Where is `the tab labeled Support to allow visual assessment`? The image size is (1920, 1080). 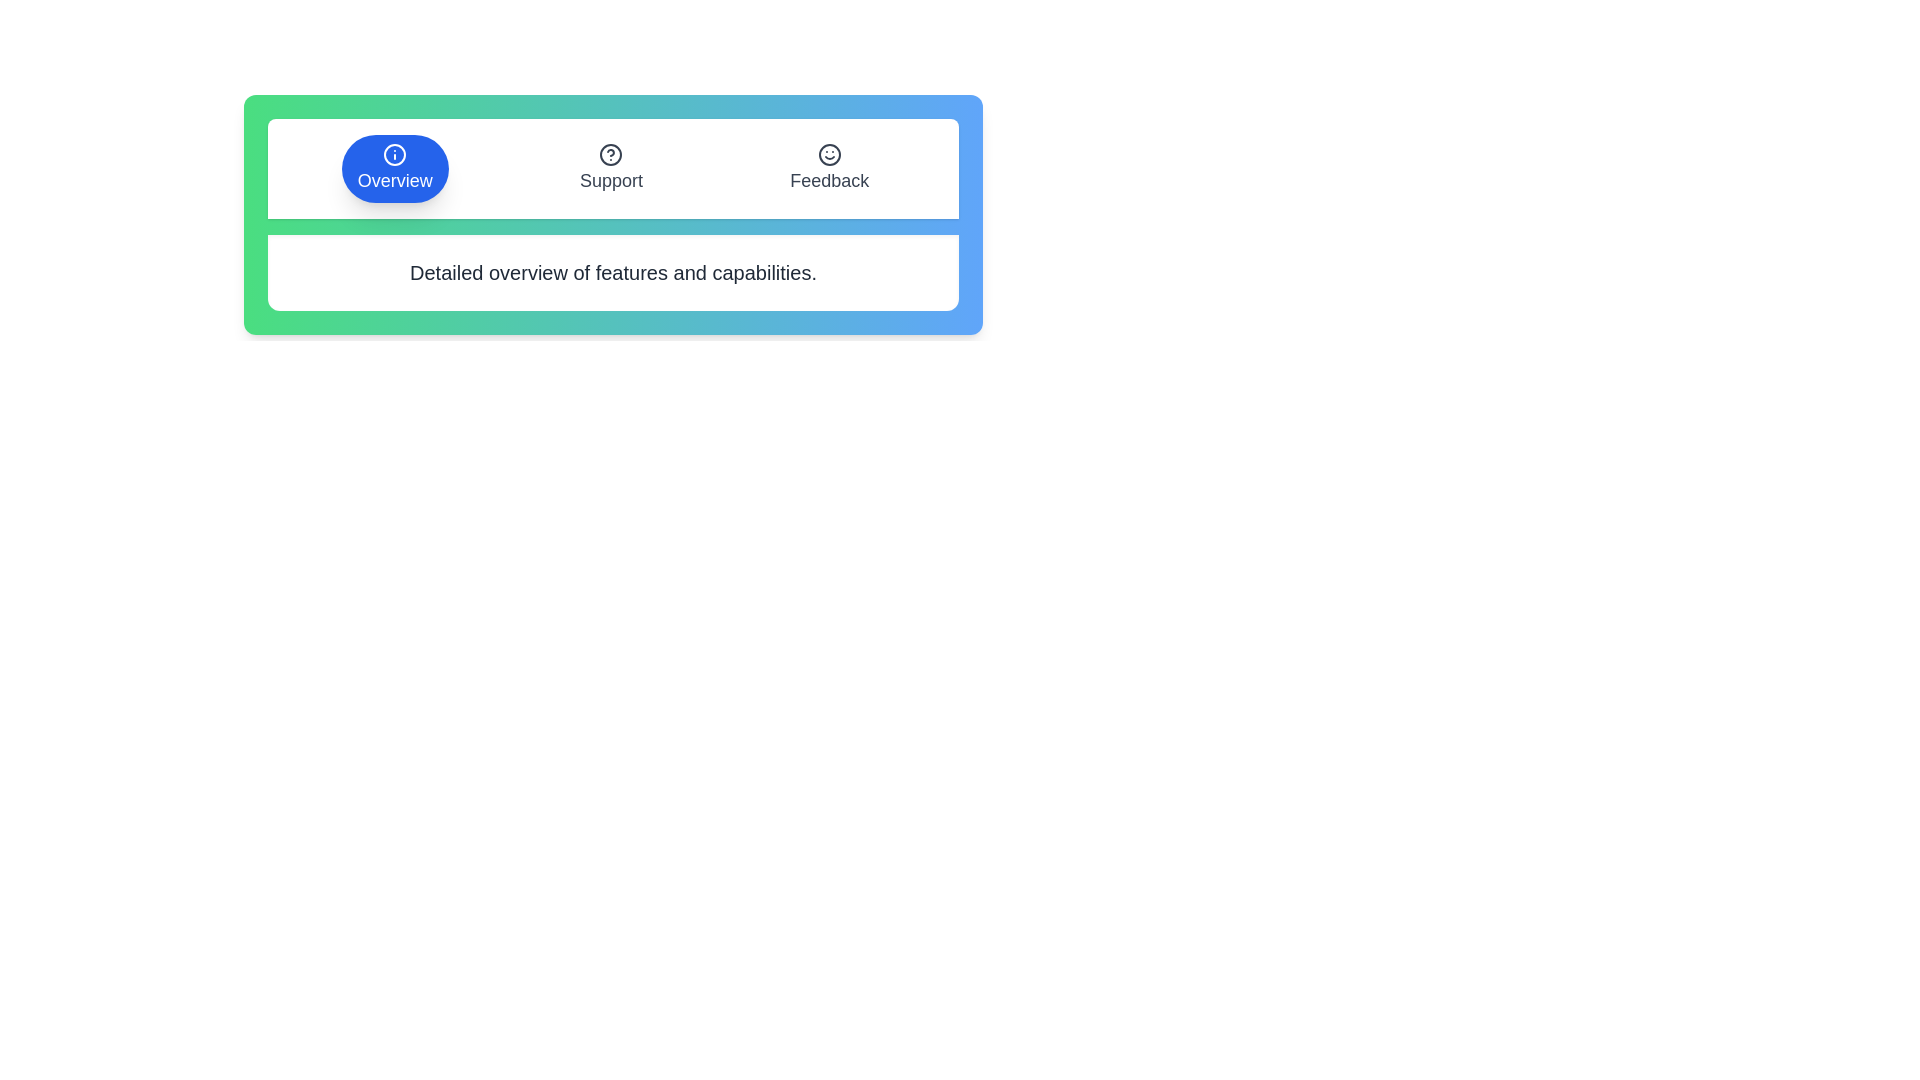 the tab labeled Support to allow visual assessment is located at coordinates (610, 168).